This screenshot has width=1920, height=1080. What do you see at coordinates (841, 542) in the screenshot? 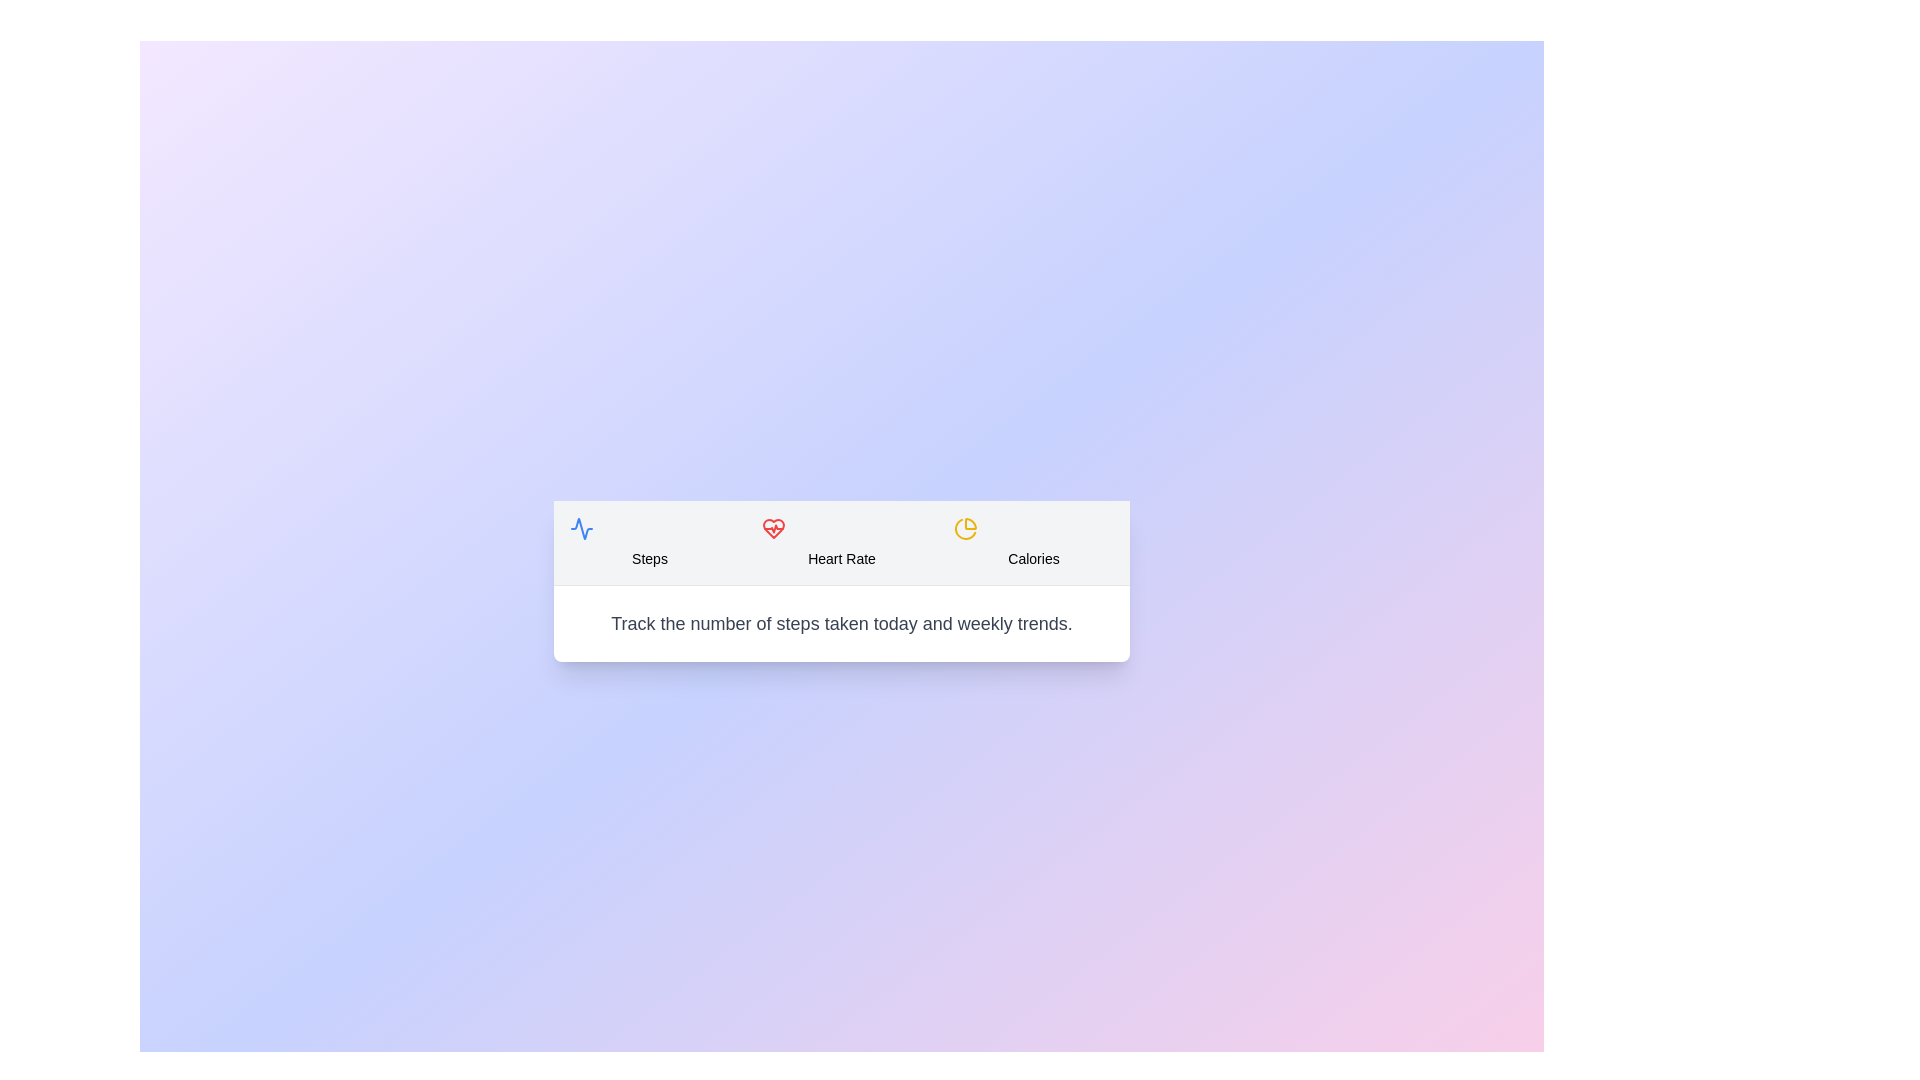
I see `the Heart Rate tab to view its content` at bounding box center [841, 542].